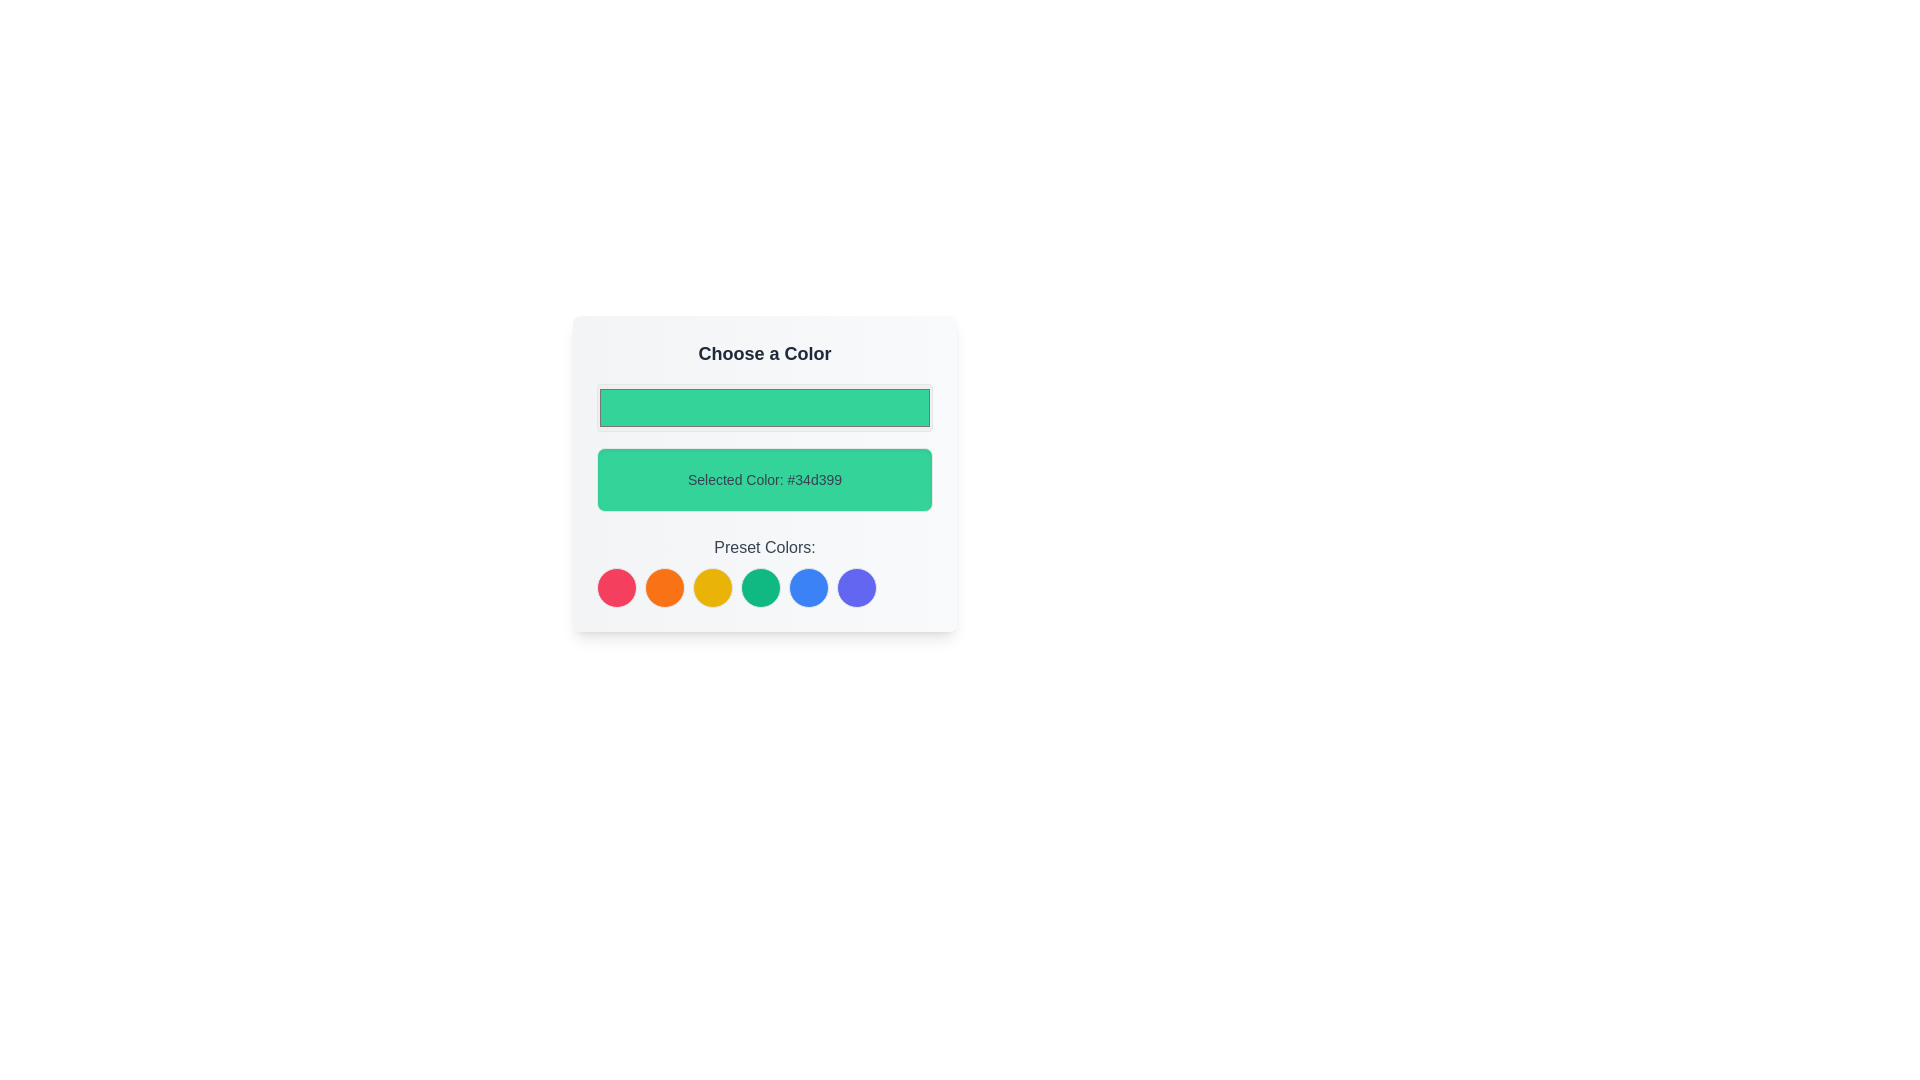 This screenshot has width=1920, height=1080. I want to click on the color in the Color Picker located below the 'Preset Colors:' title, so click(763, 586).